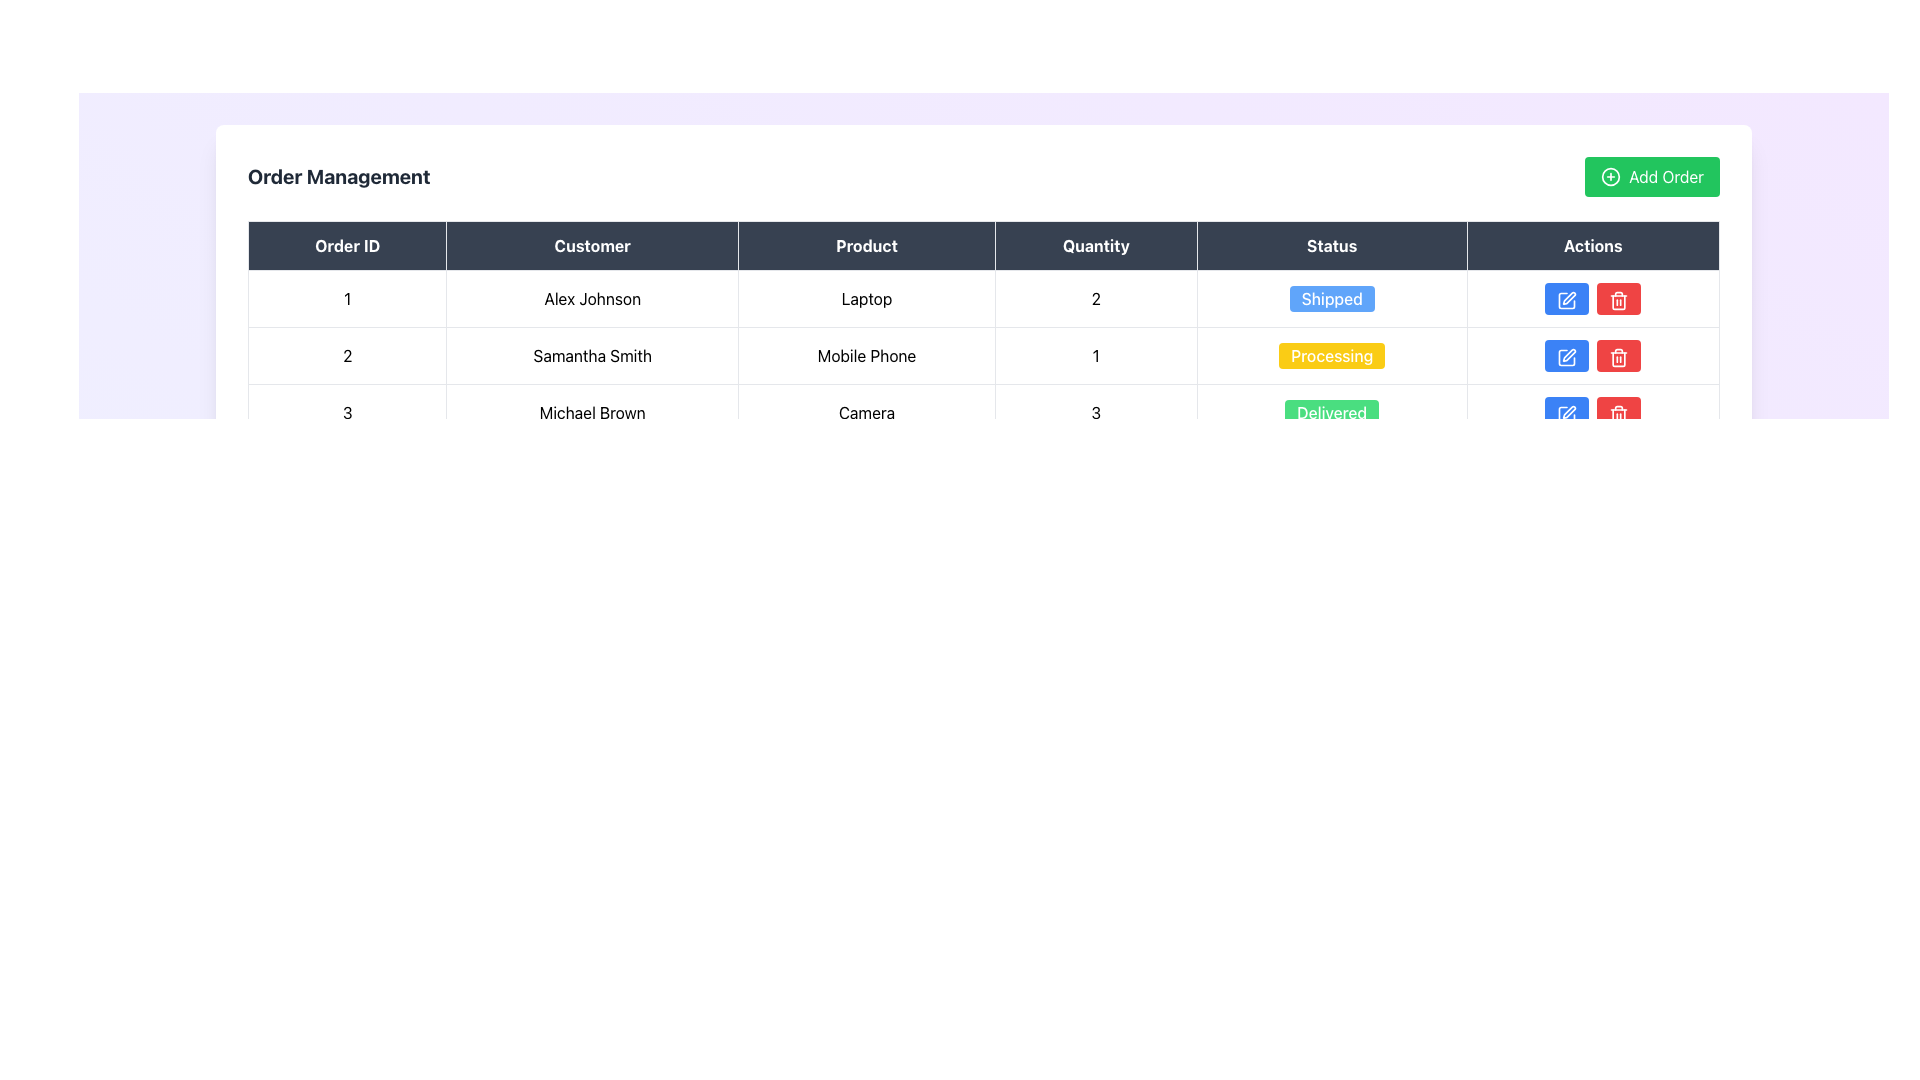 This screenshot has width=1920, height=1080. Describe the element at coordinates (1592, 245) in the screenshot. I see `the header label for the 'Actions' column in the table, which is positioned in the far-right column of the header row, immediately following the 'Status' column` at that location.